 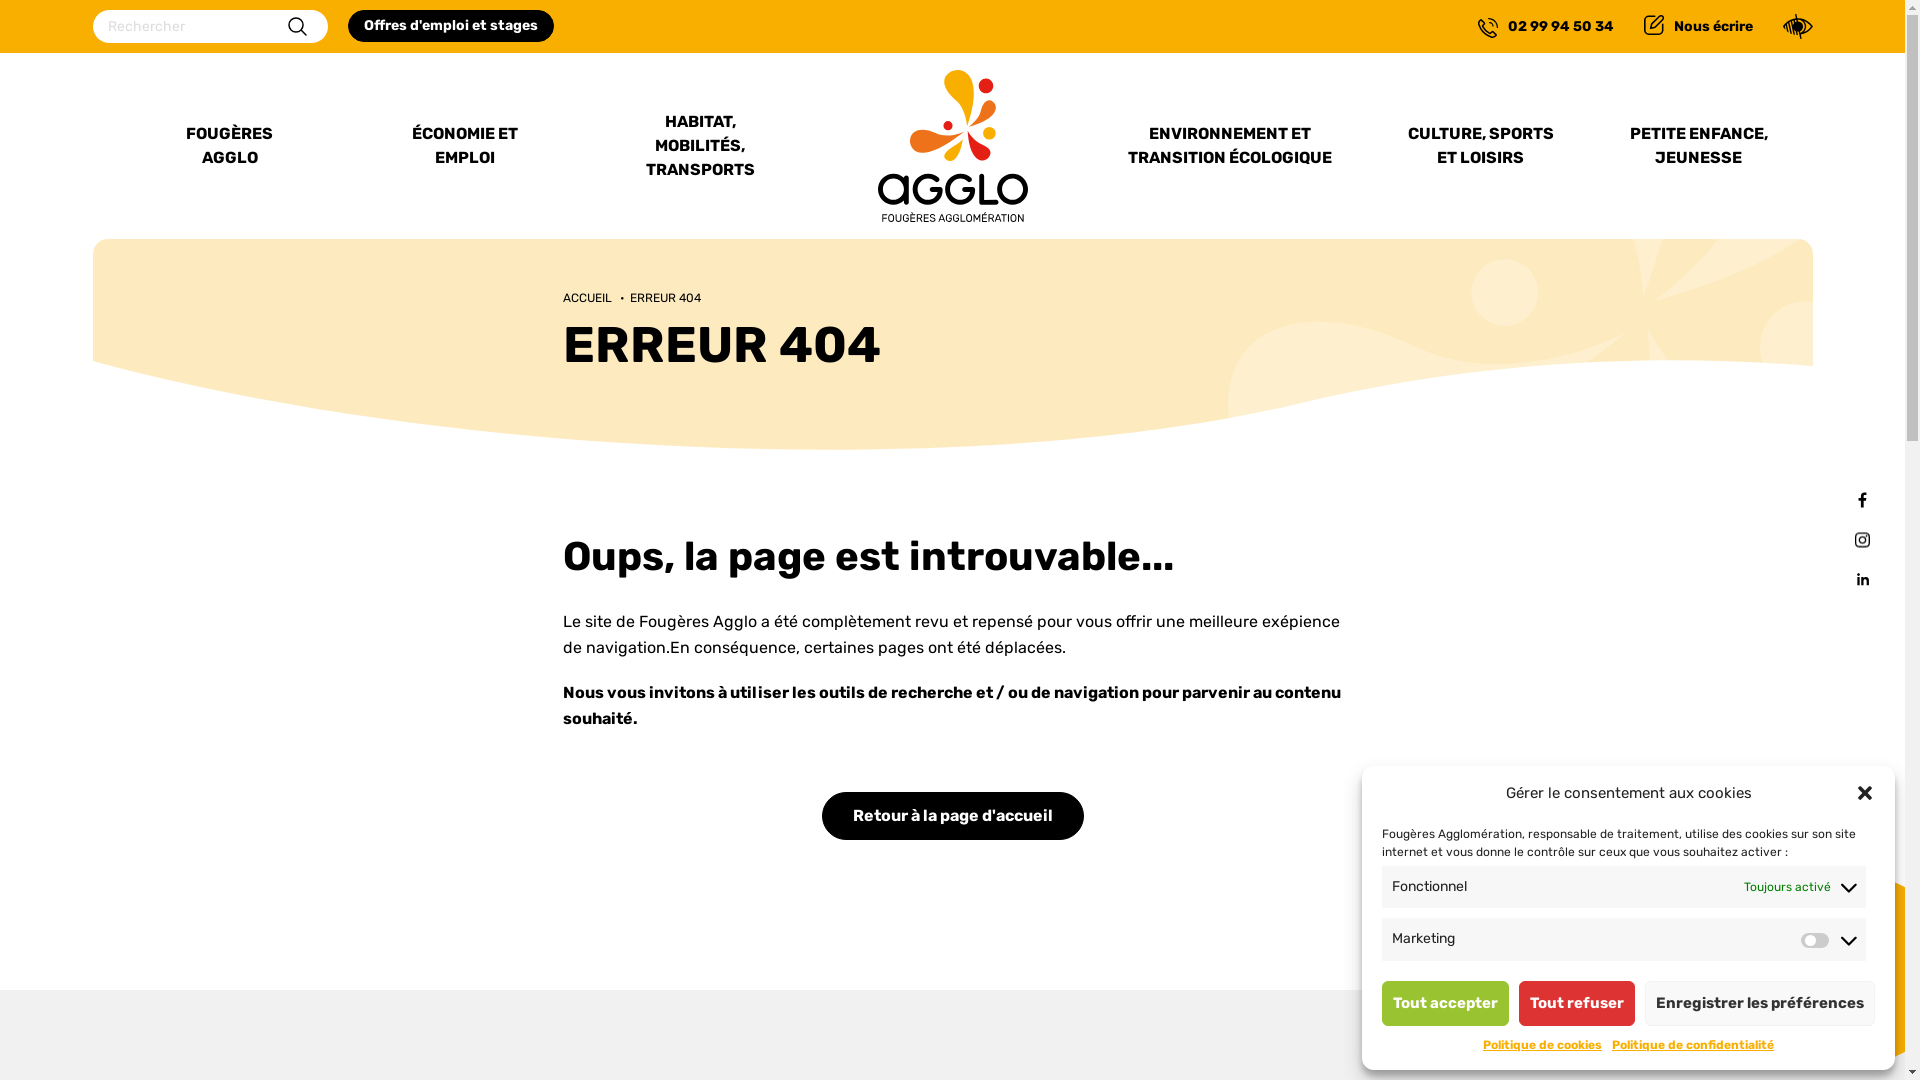 I want to click on 'Confort', so click(x=1797, y=26).